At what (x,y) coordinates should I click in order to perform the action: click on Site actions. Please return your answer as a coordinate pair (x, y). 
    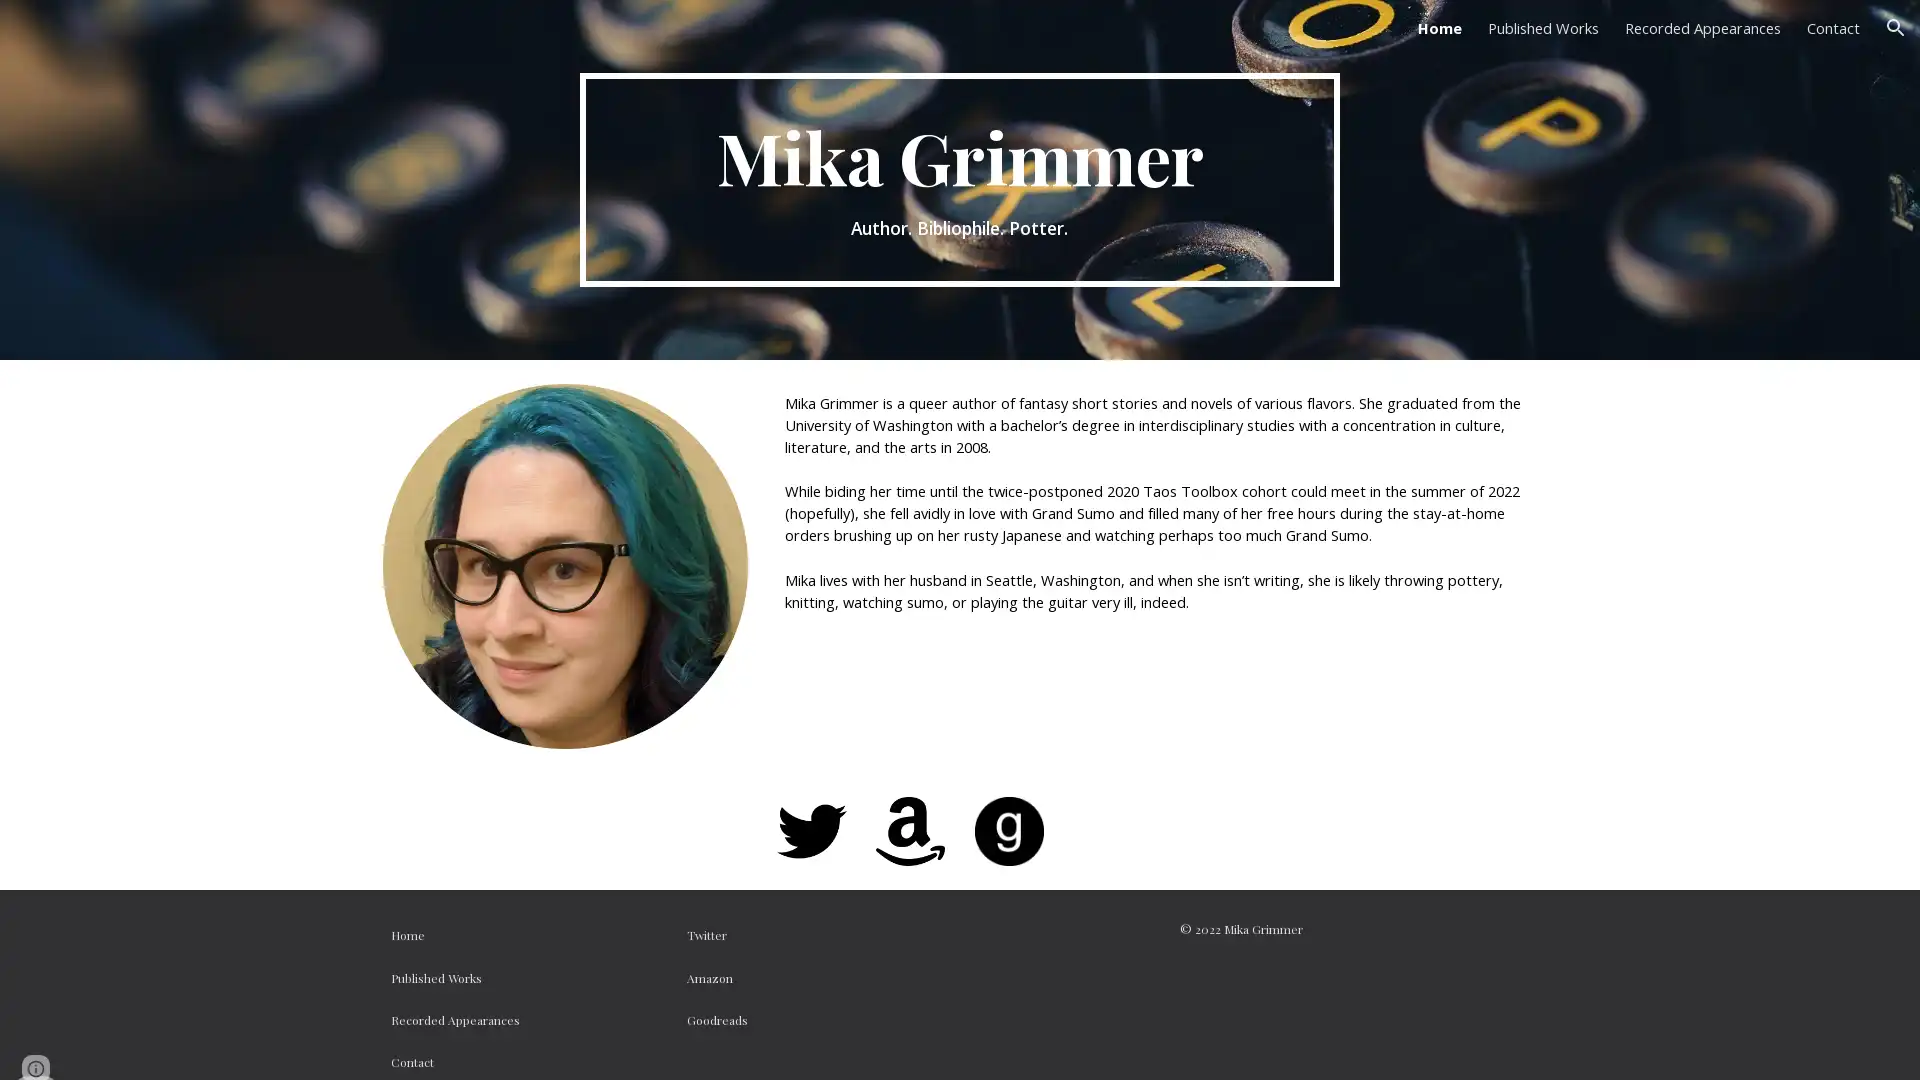
    Looking at the image, I should click on (35, 1044).